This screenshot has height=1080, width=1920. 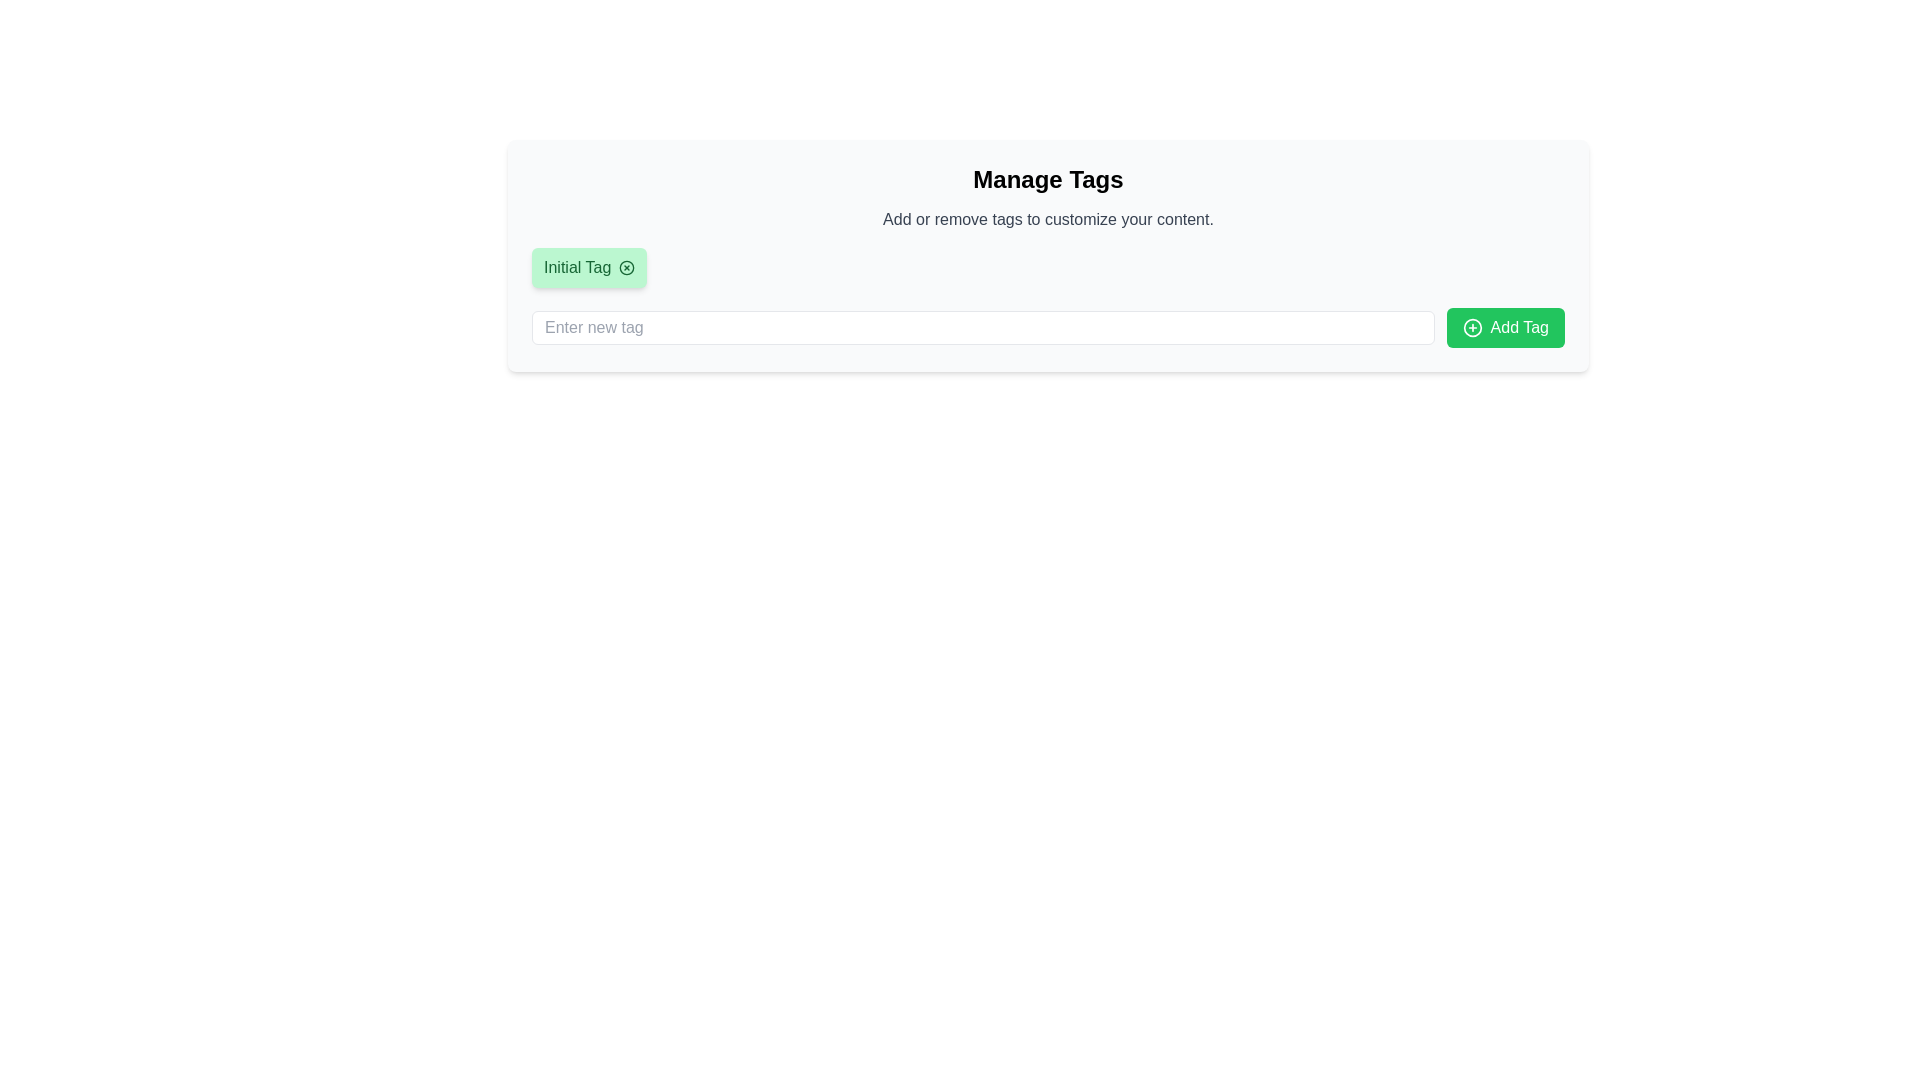 What do you see at coordinates (576, 266) in the screenshot?
I see `the 'Initial Tag' text label, which is displayed in bold green color and is part of a tag-like component with a light green background` at bounding box center [576, 266].